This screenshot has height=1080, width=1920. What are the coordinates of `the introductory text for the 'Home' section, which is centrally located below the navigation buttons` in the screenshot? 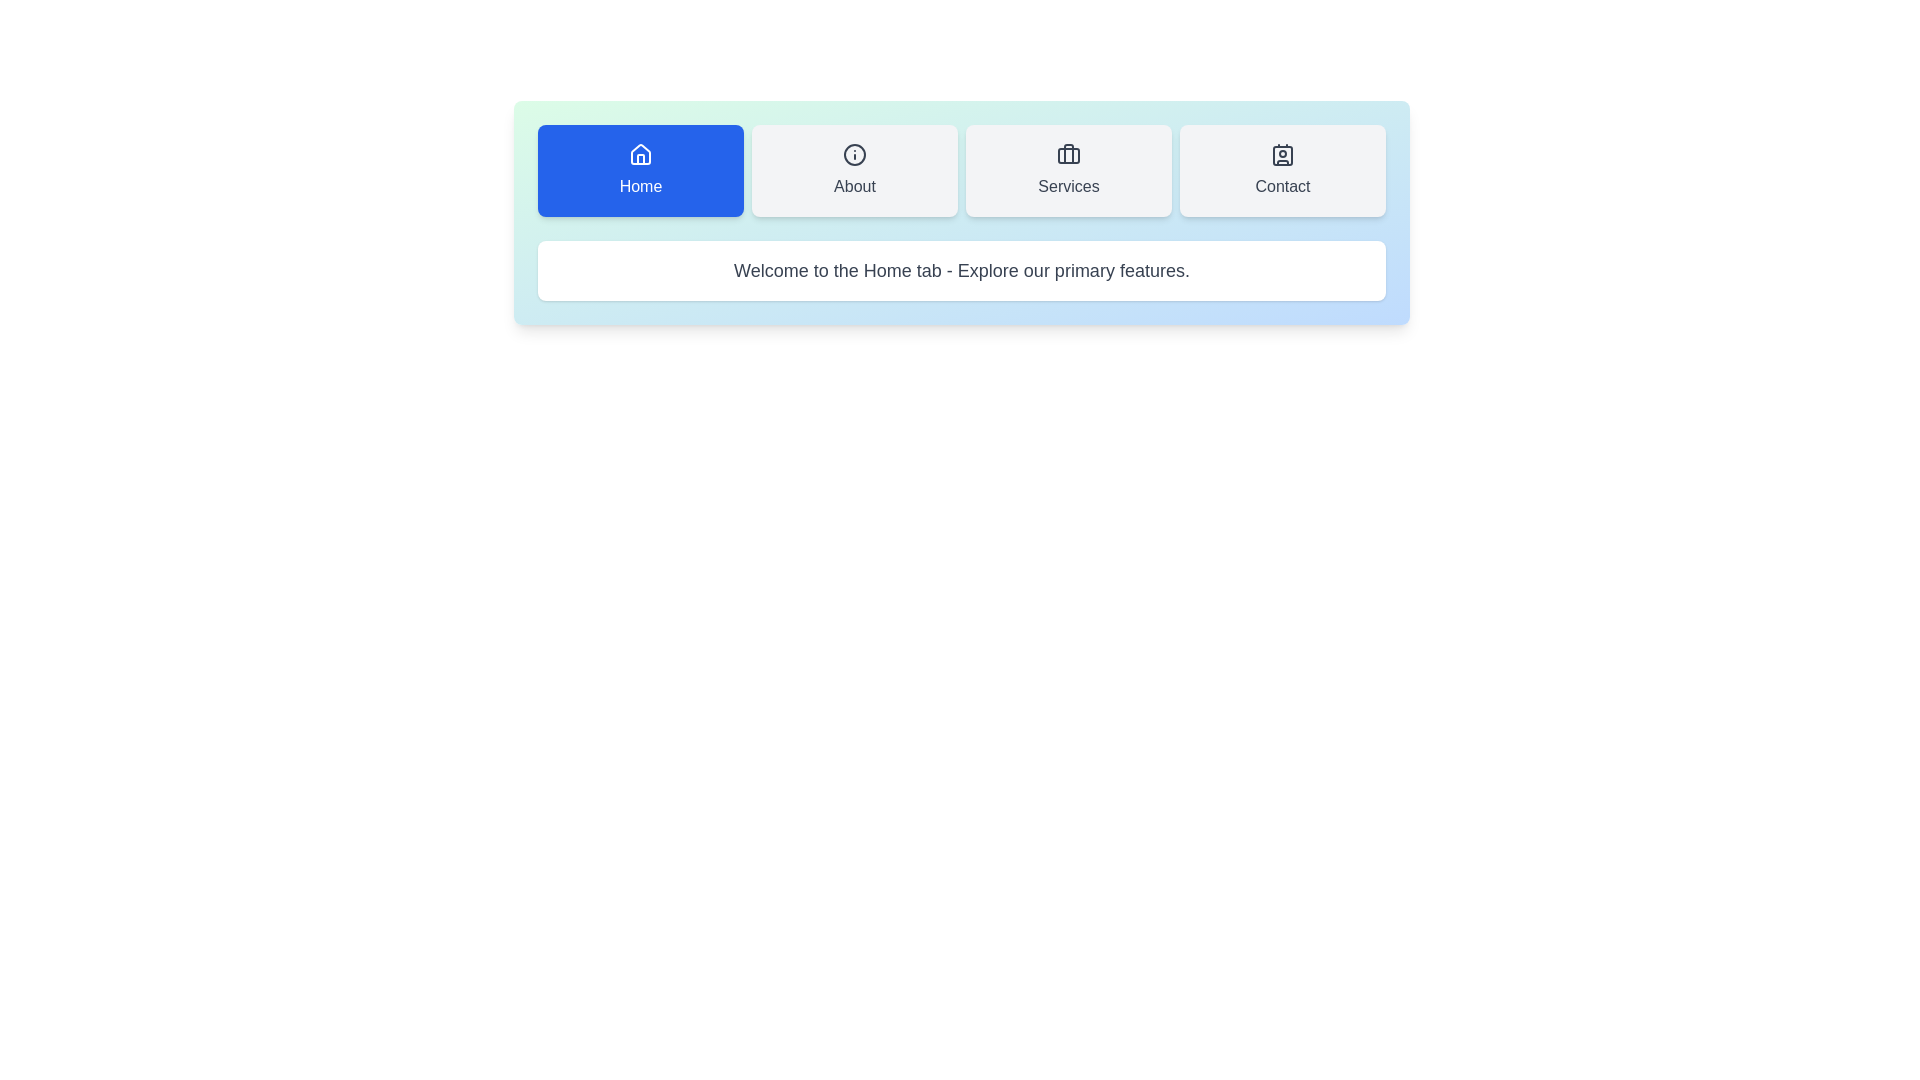 It's located at (961, 270).